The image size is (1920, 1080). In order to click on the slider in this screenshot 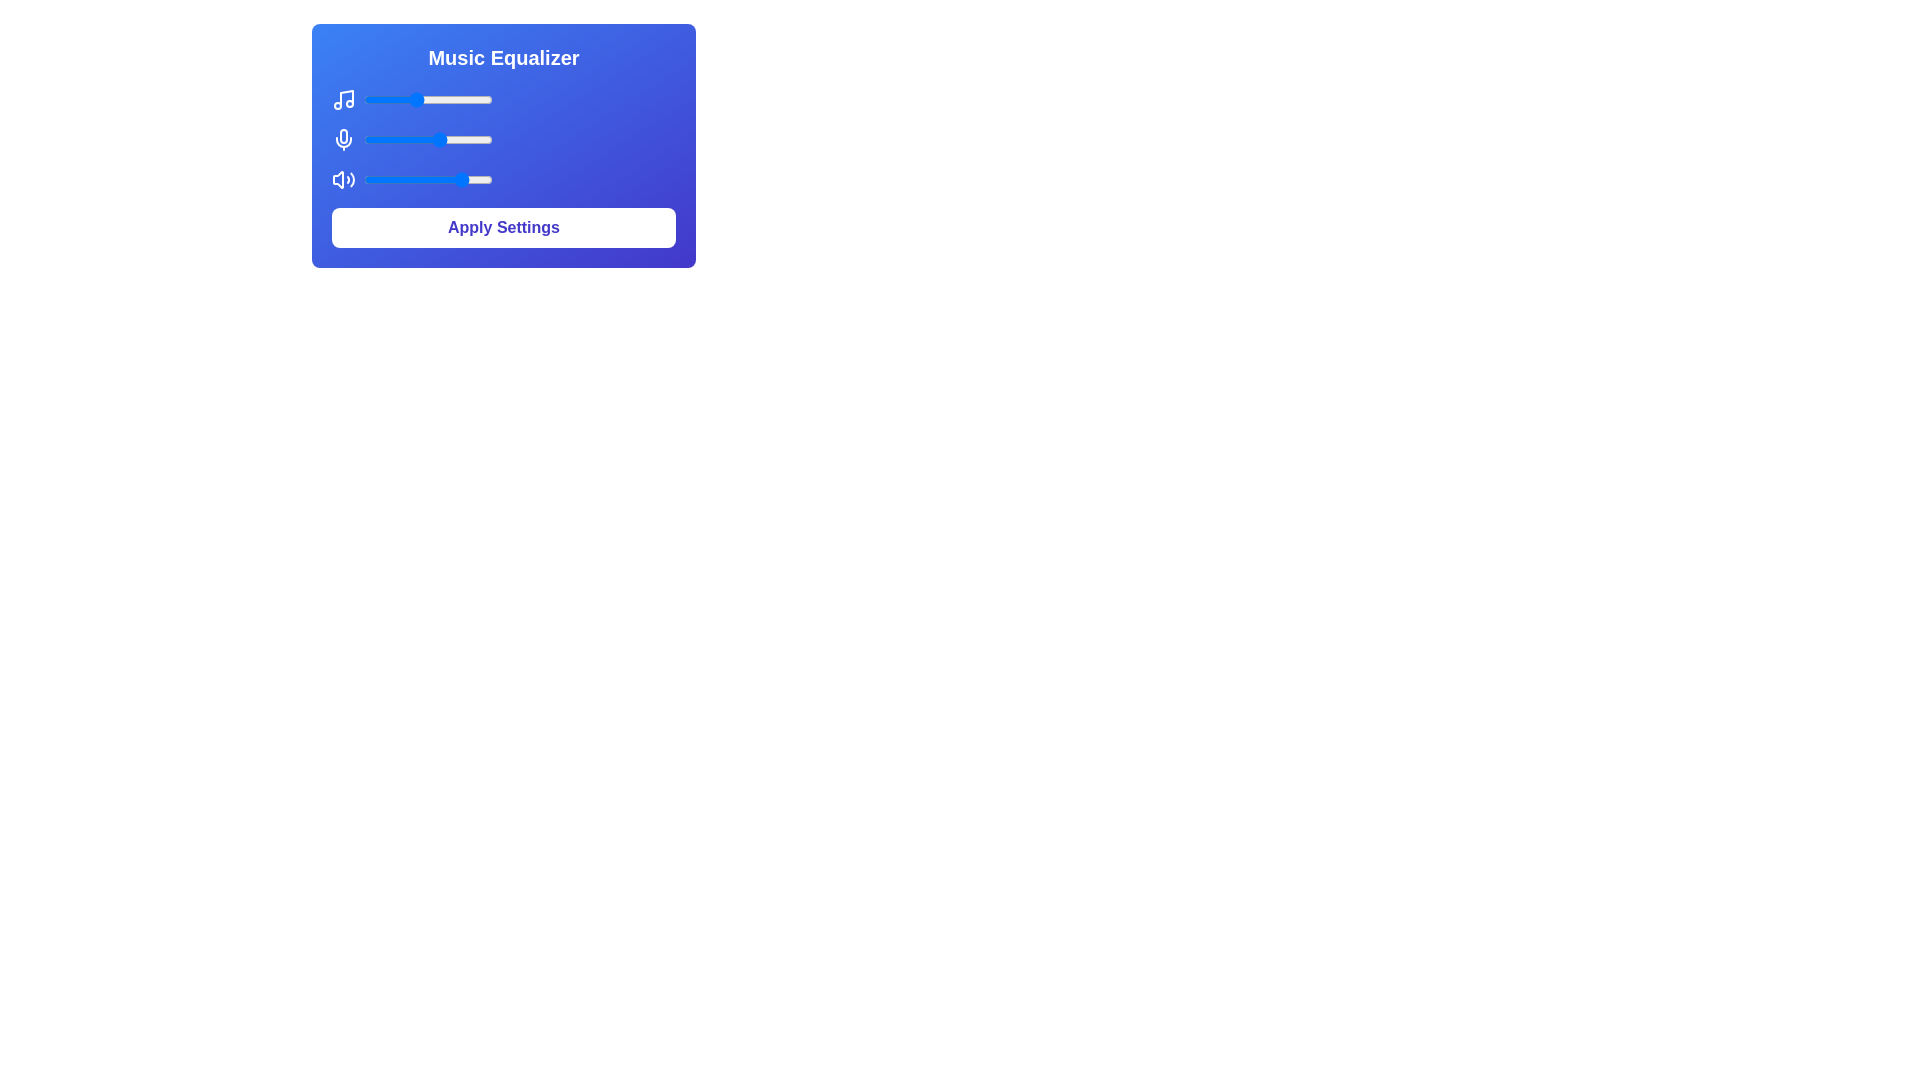, I will do `click(413, 138)`.